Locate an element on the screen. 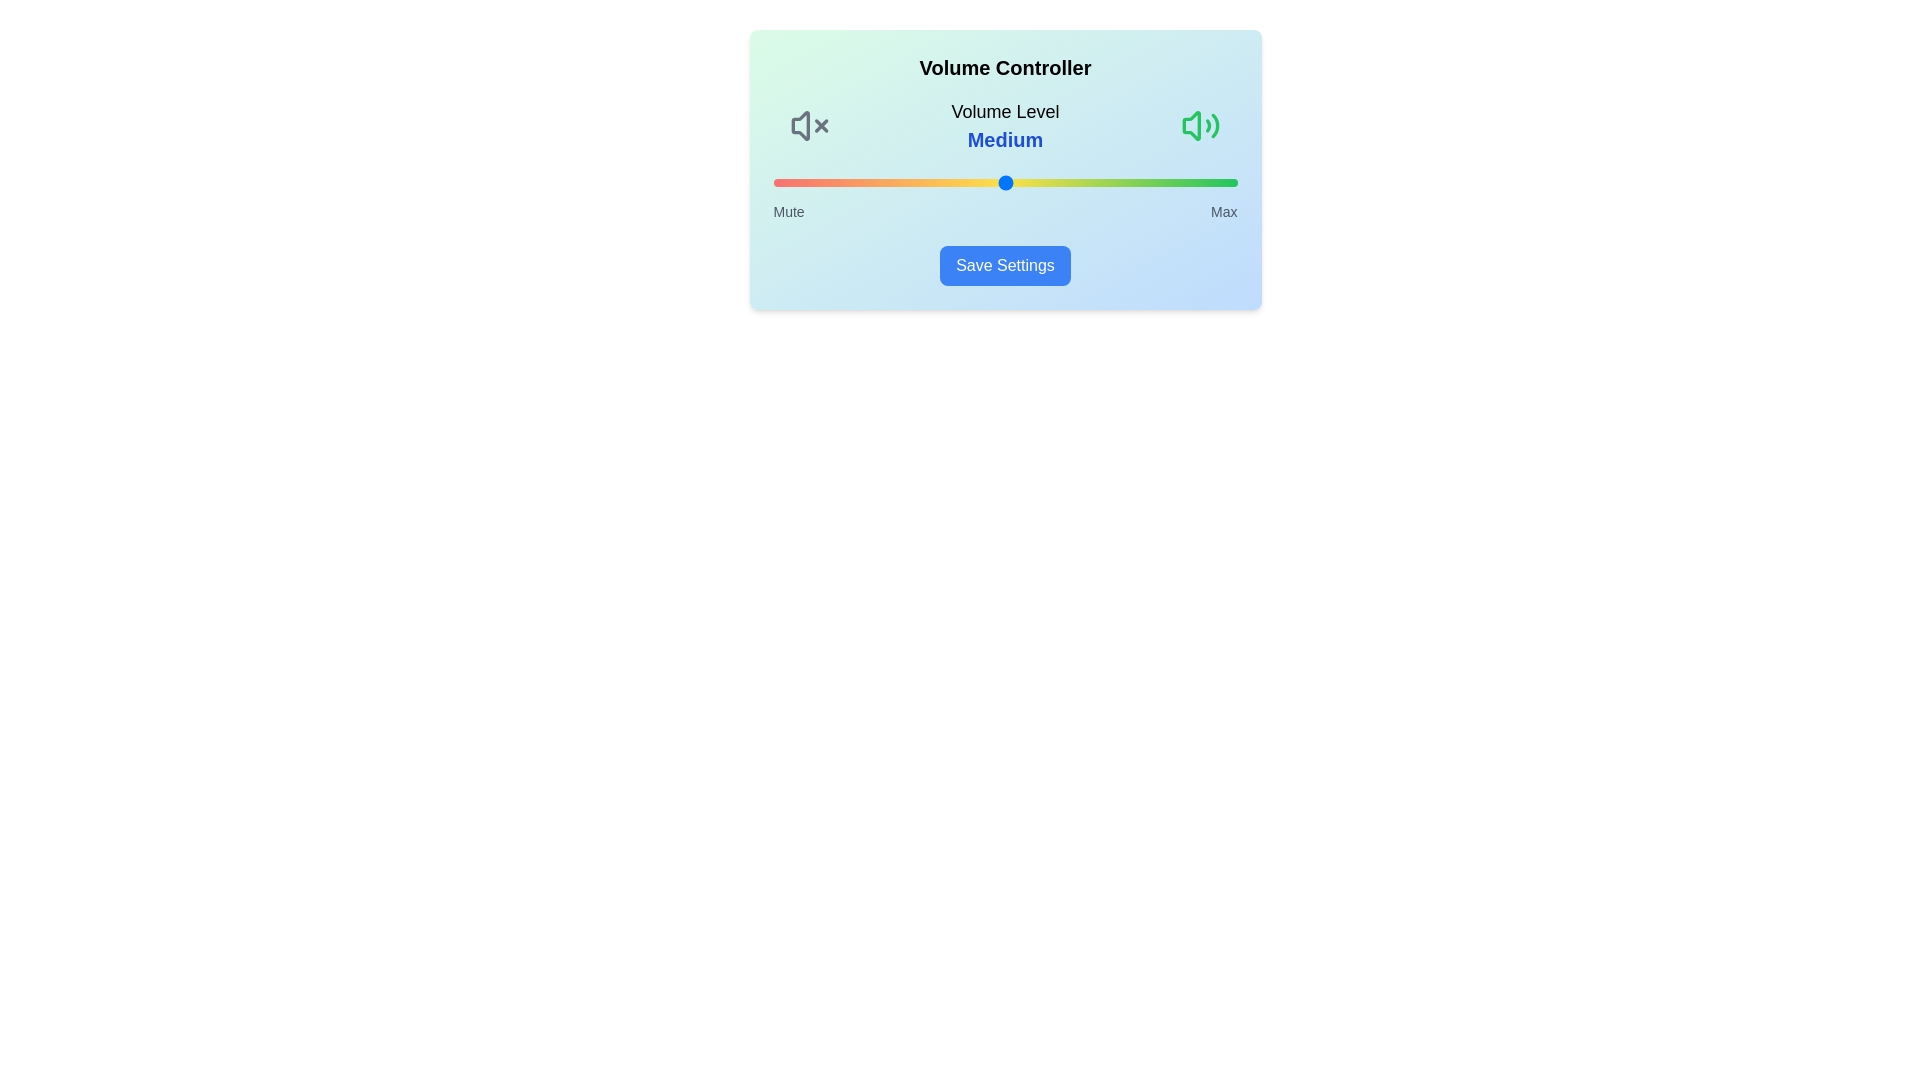  the volume slider to set the volume level to 66 is located at coordinates (1078, 182).